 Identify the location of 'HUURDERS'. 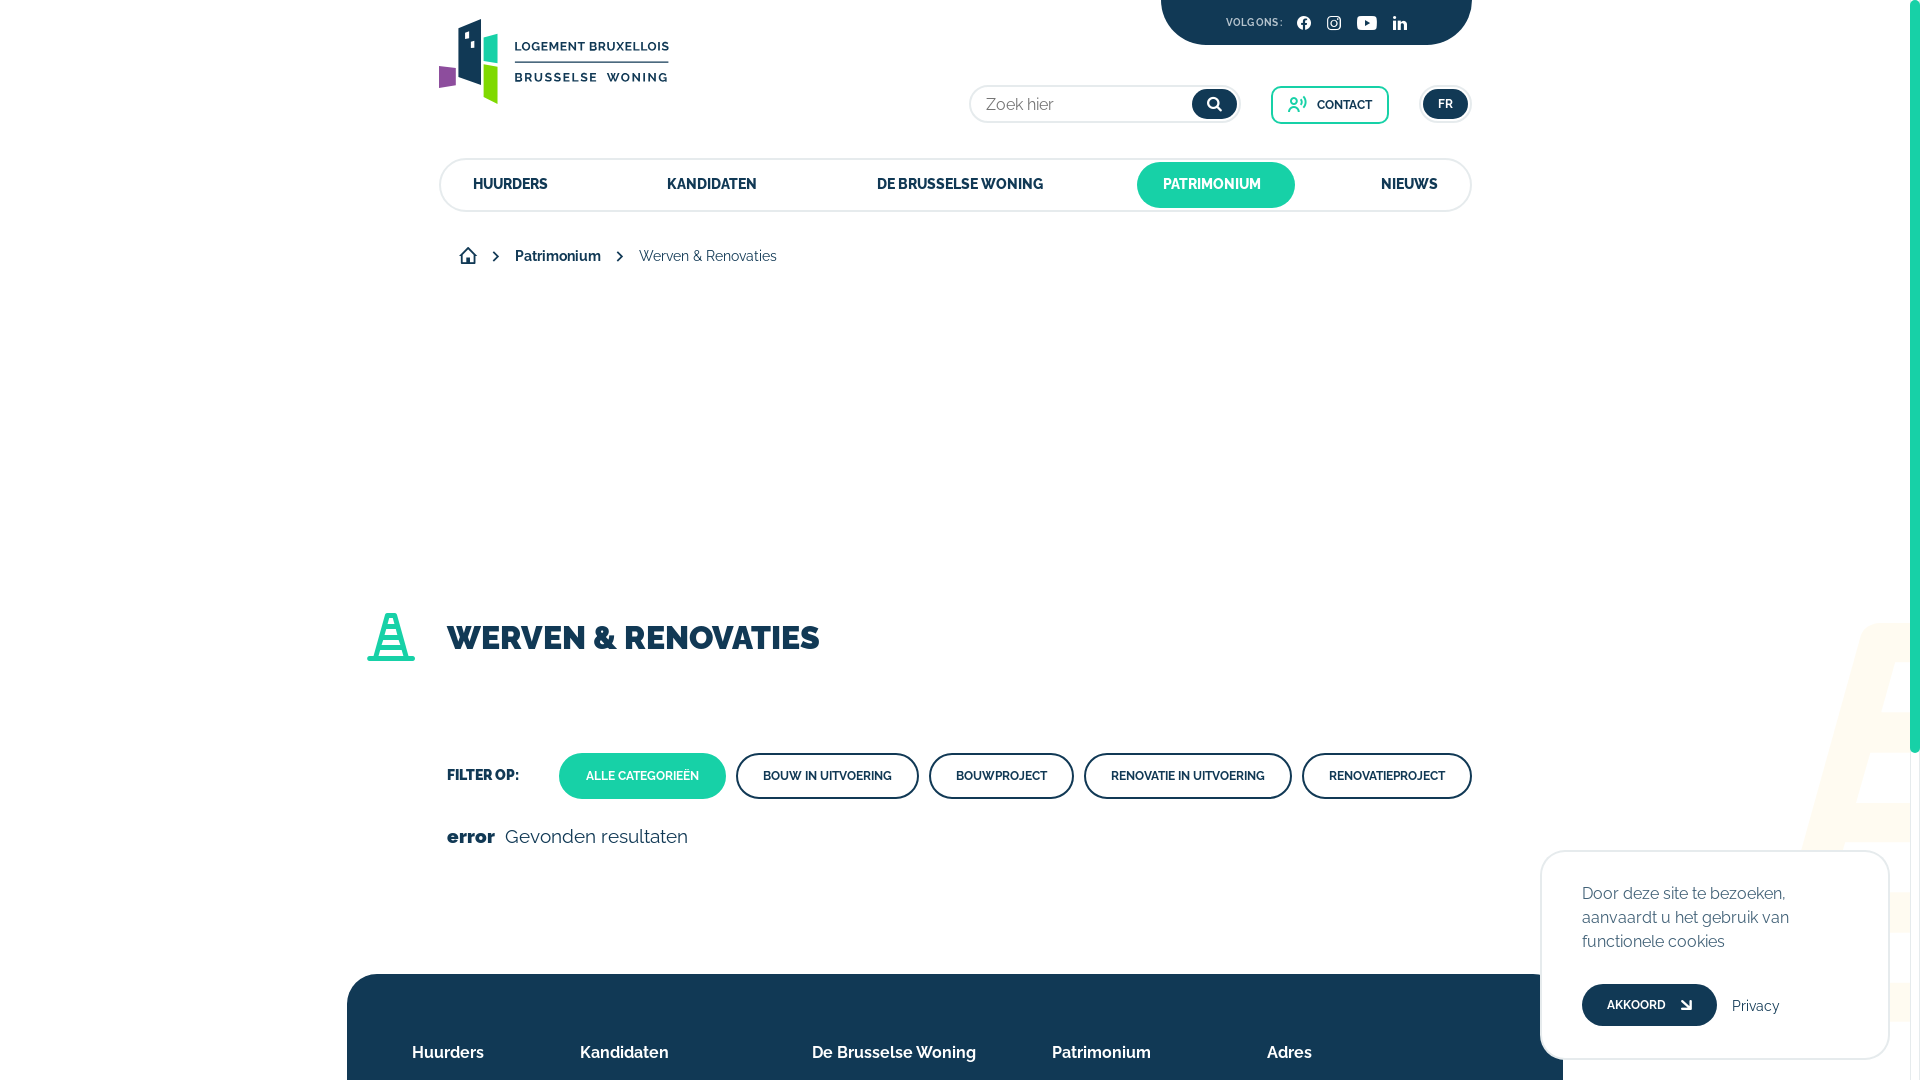
(509, 184).